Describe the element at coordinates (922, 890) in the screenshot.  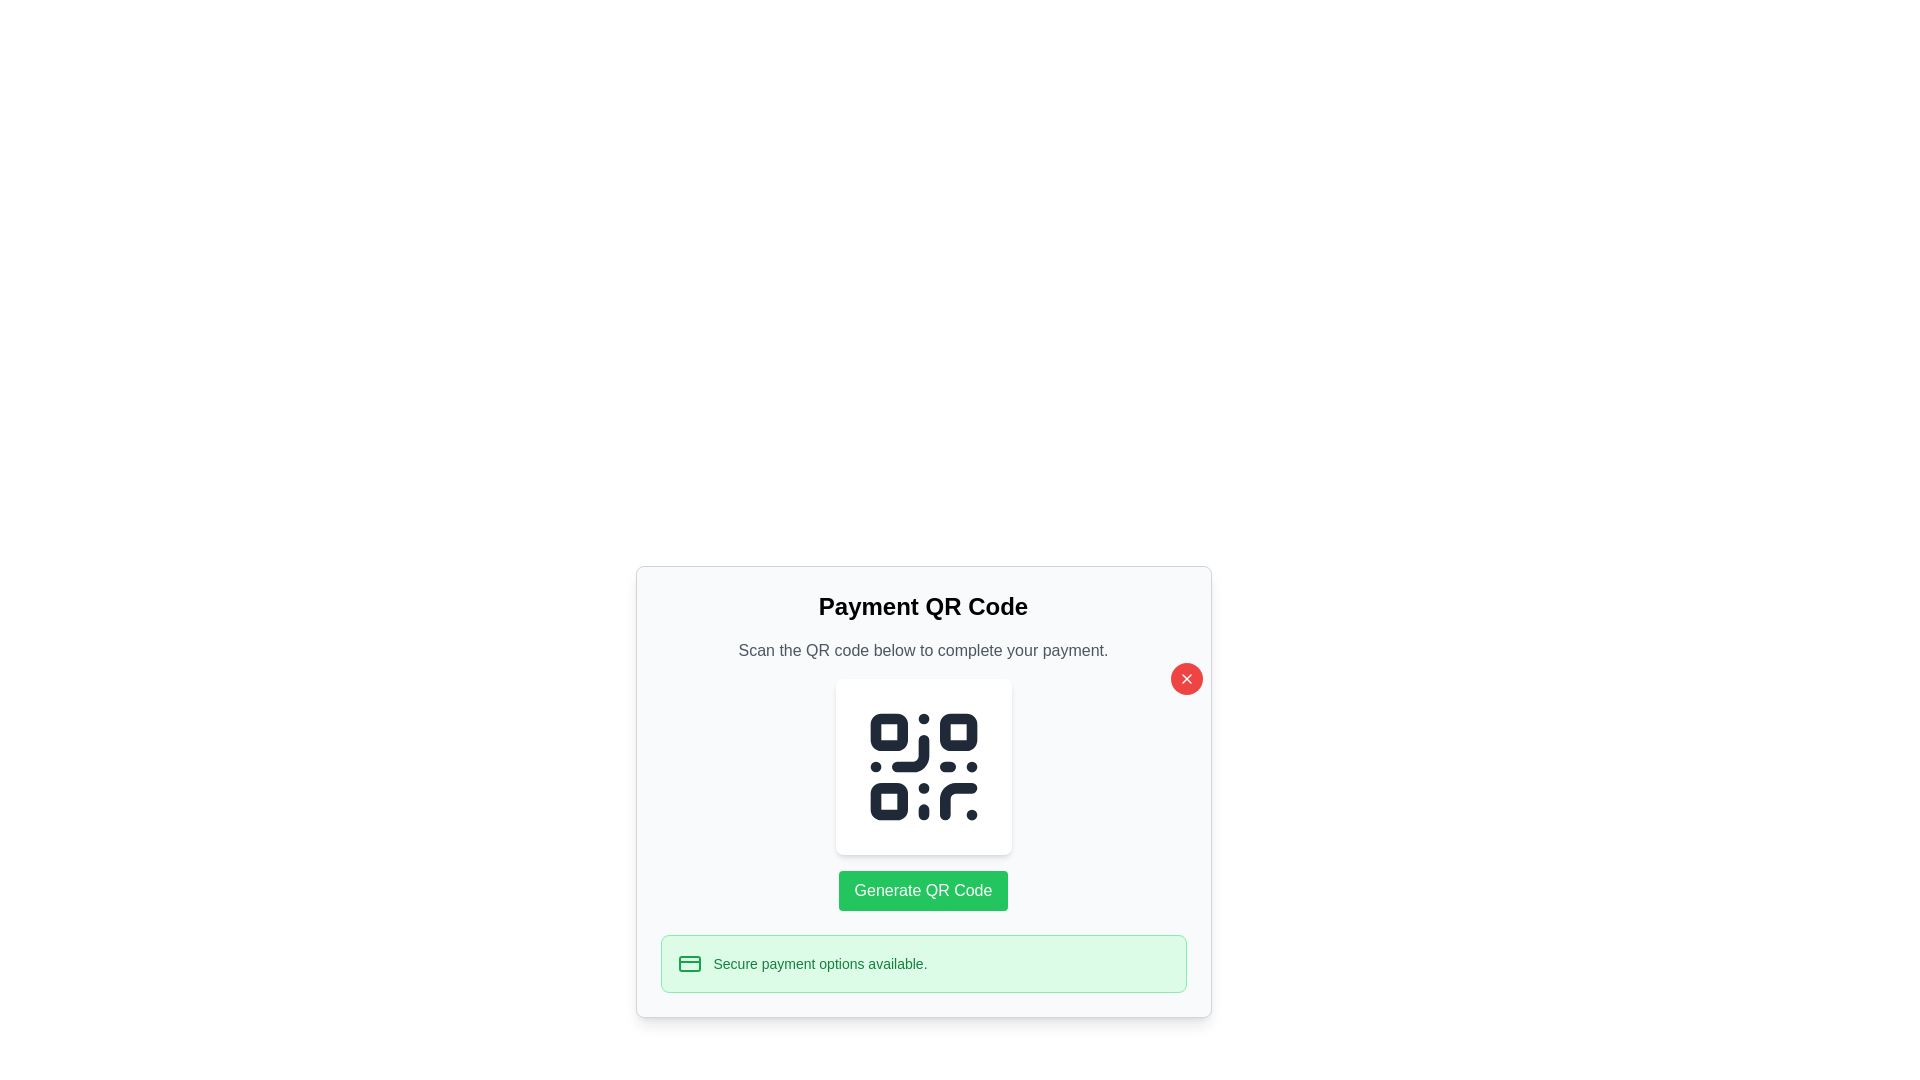
I see `the green button labeled 'Generate QR Code'` at that location.